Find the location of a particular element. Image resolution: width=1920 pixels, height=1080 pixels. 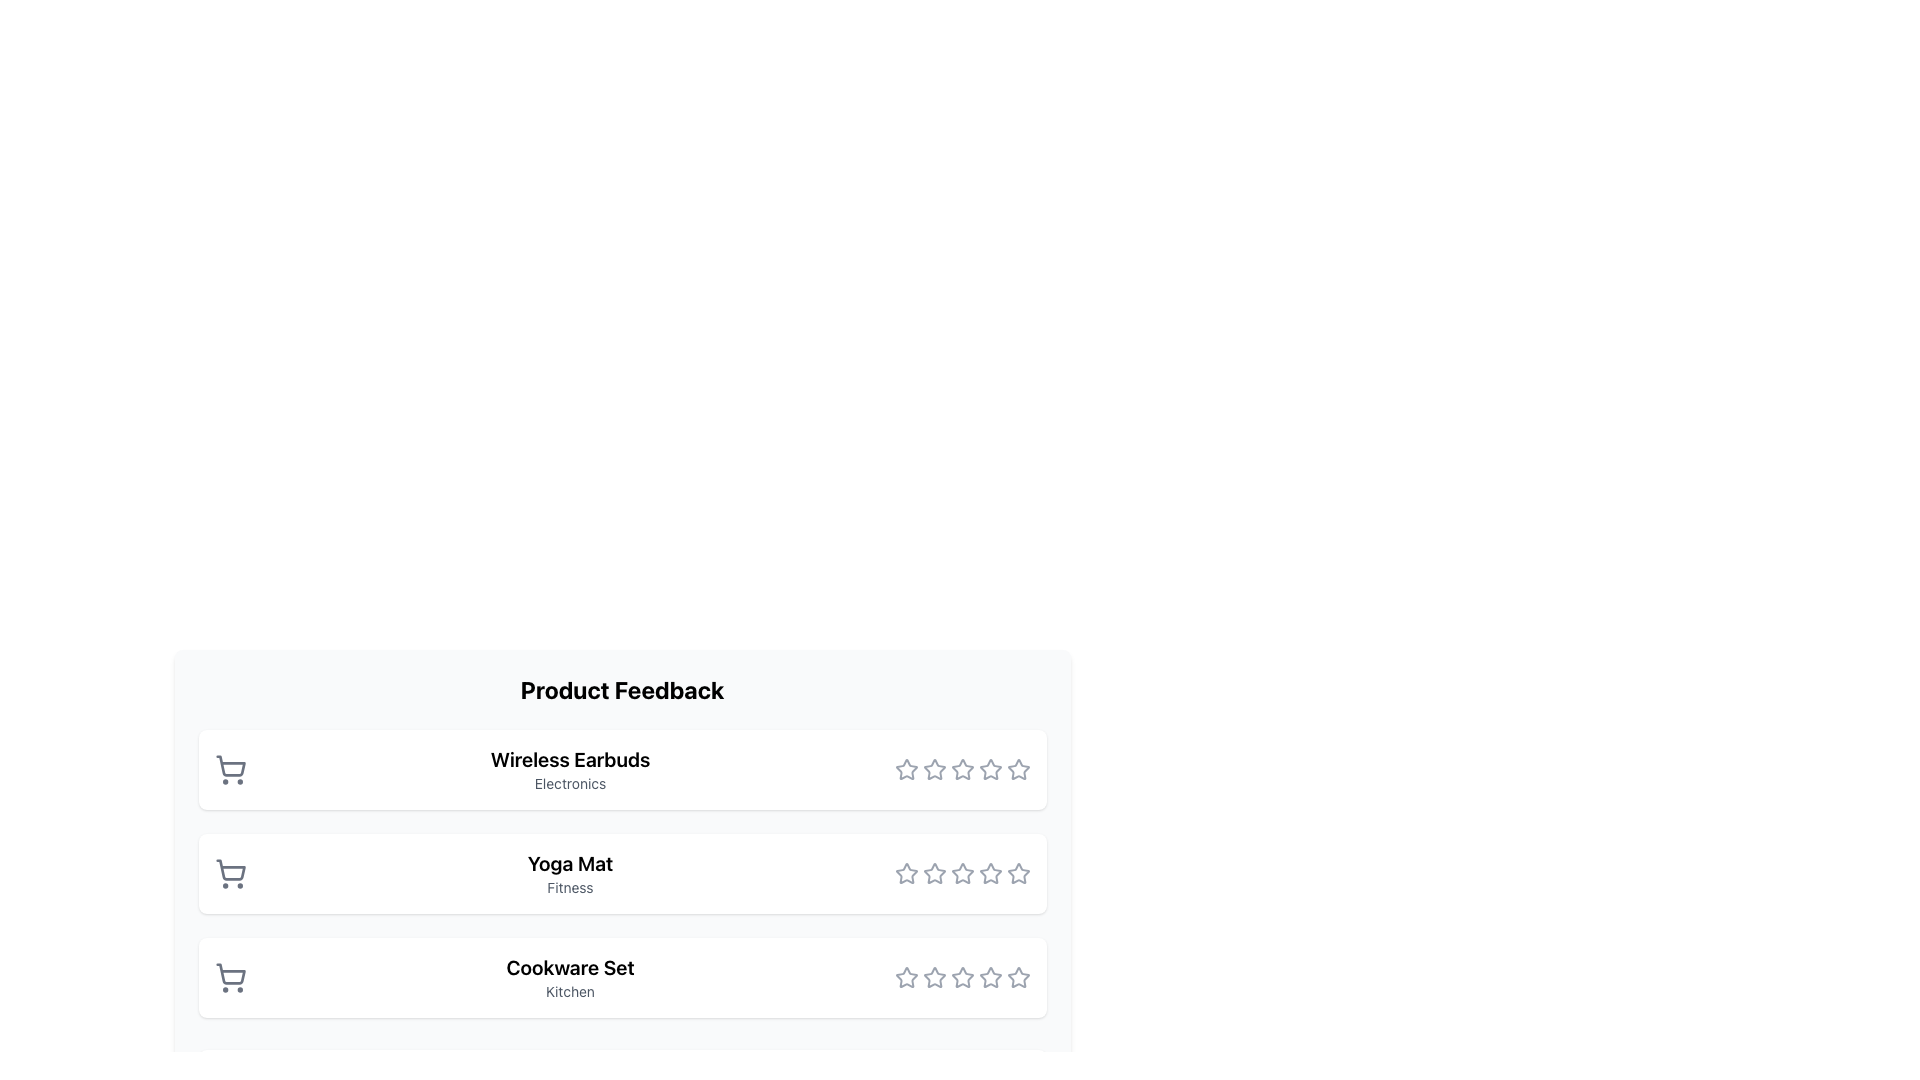

the first star icon in the rating interface for the 'Cookware Set' to trigger a tooltip or visual highlight is located at coordinates (933, 976).